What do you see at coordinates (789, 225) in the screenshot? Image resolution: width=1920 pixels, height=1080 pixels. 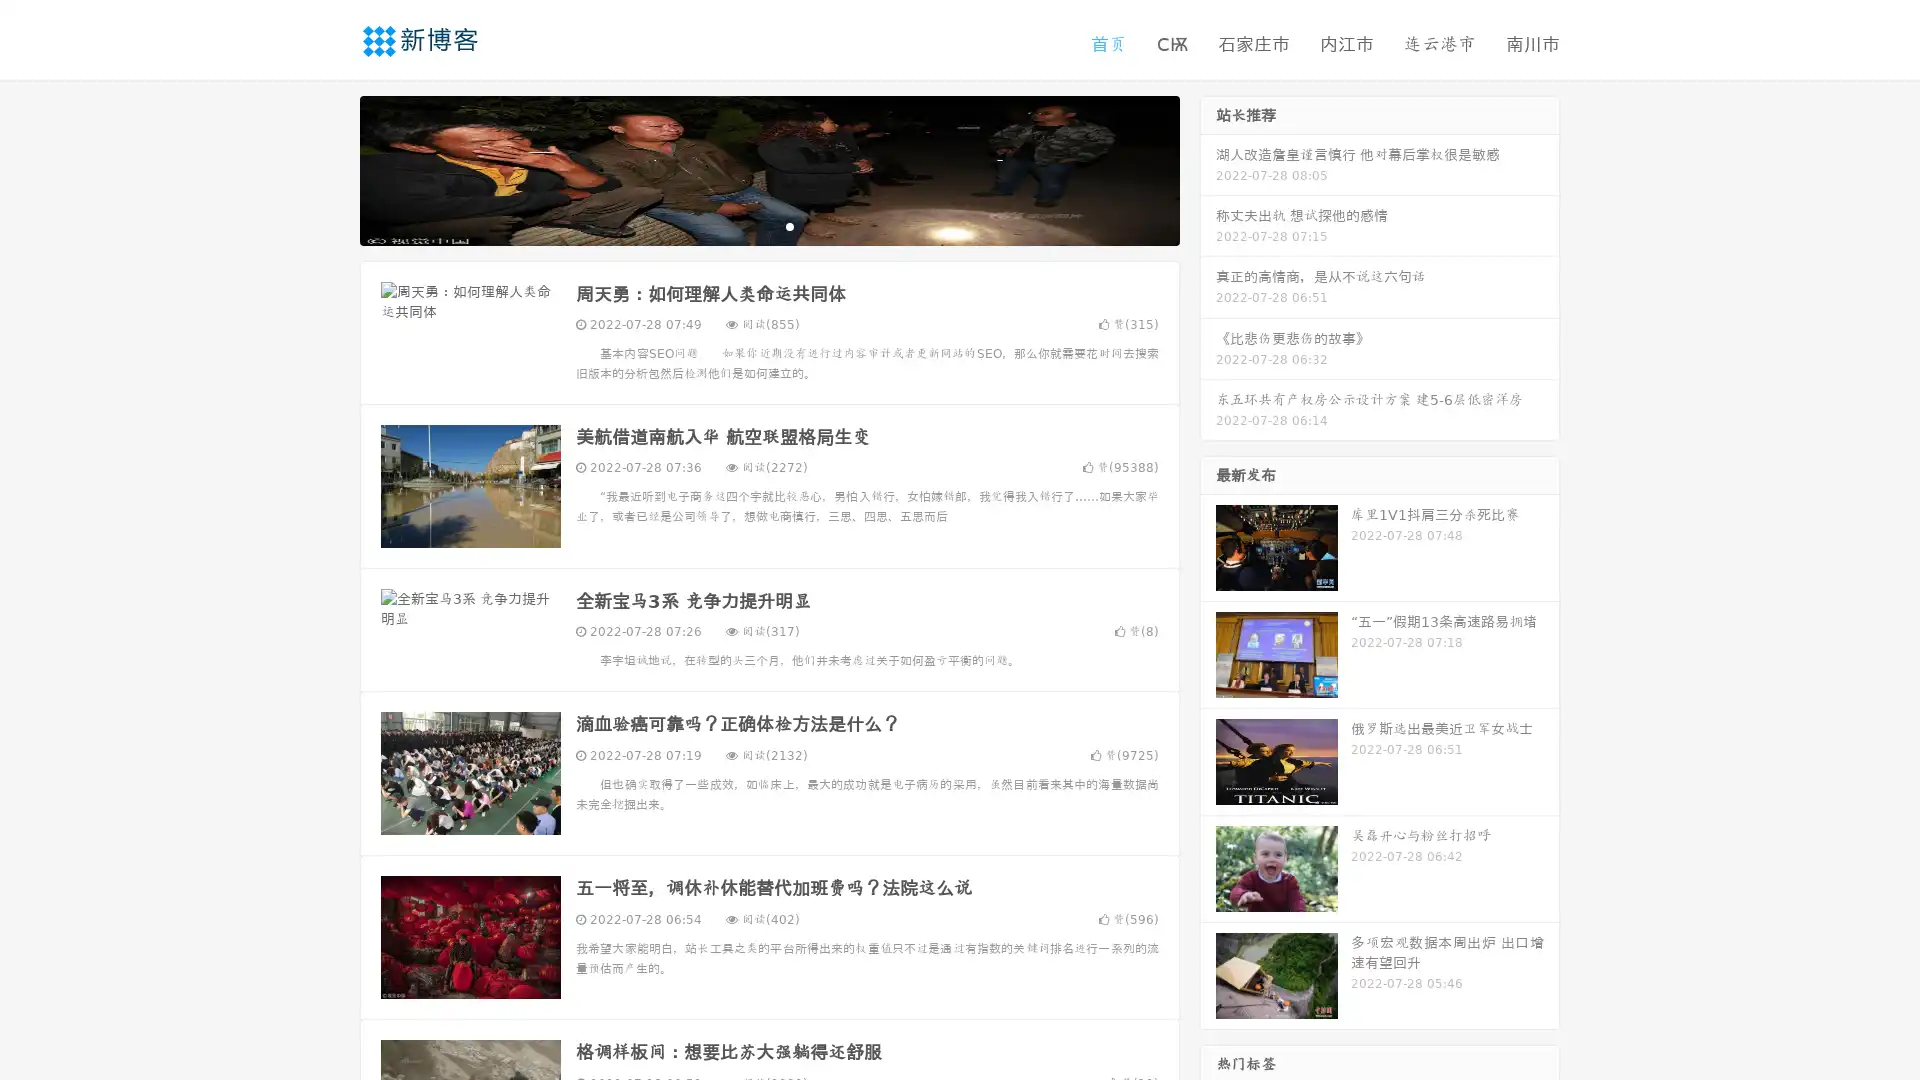 I see `Go to slide 3` at bounding box center [789, 225].